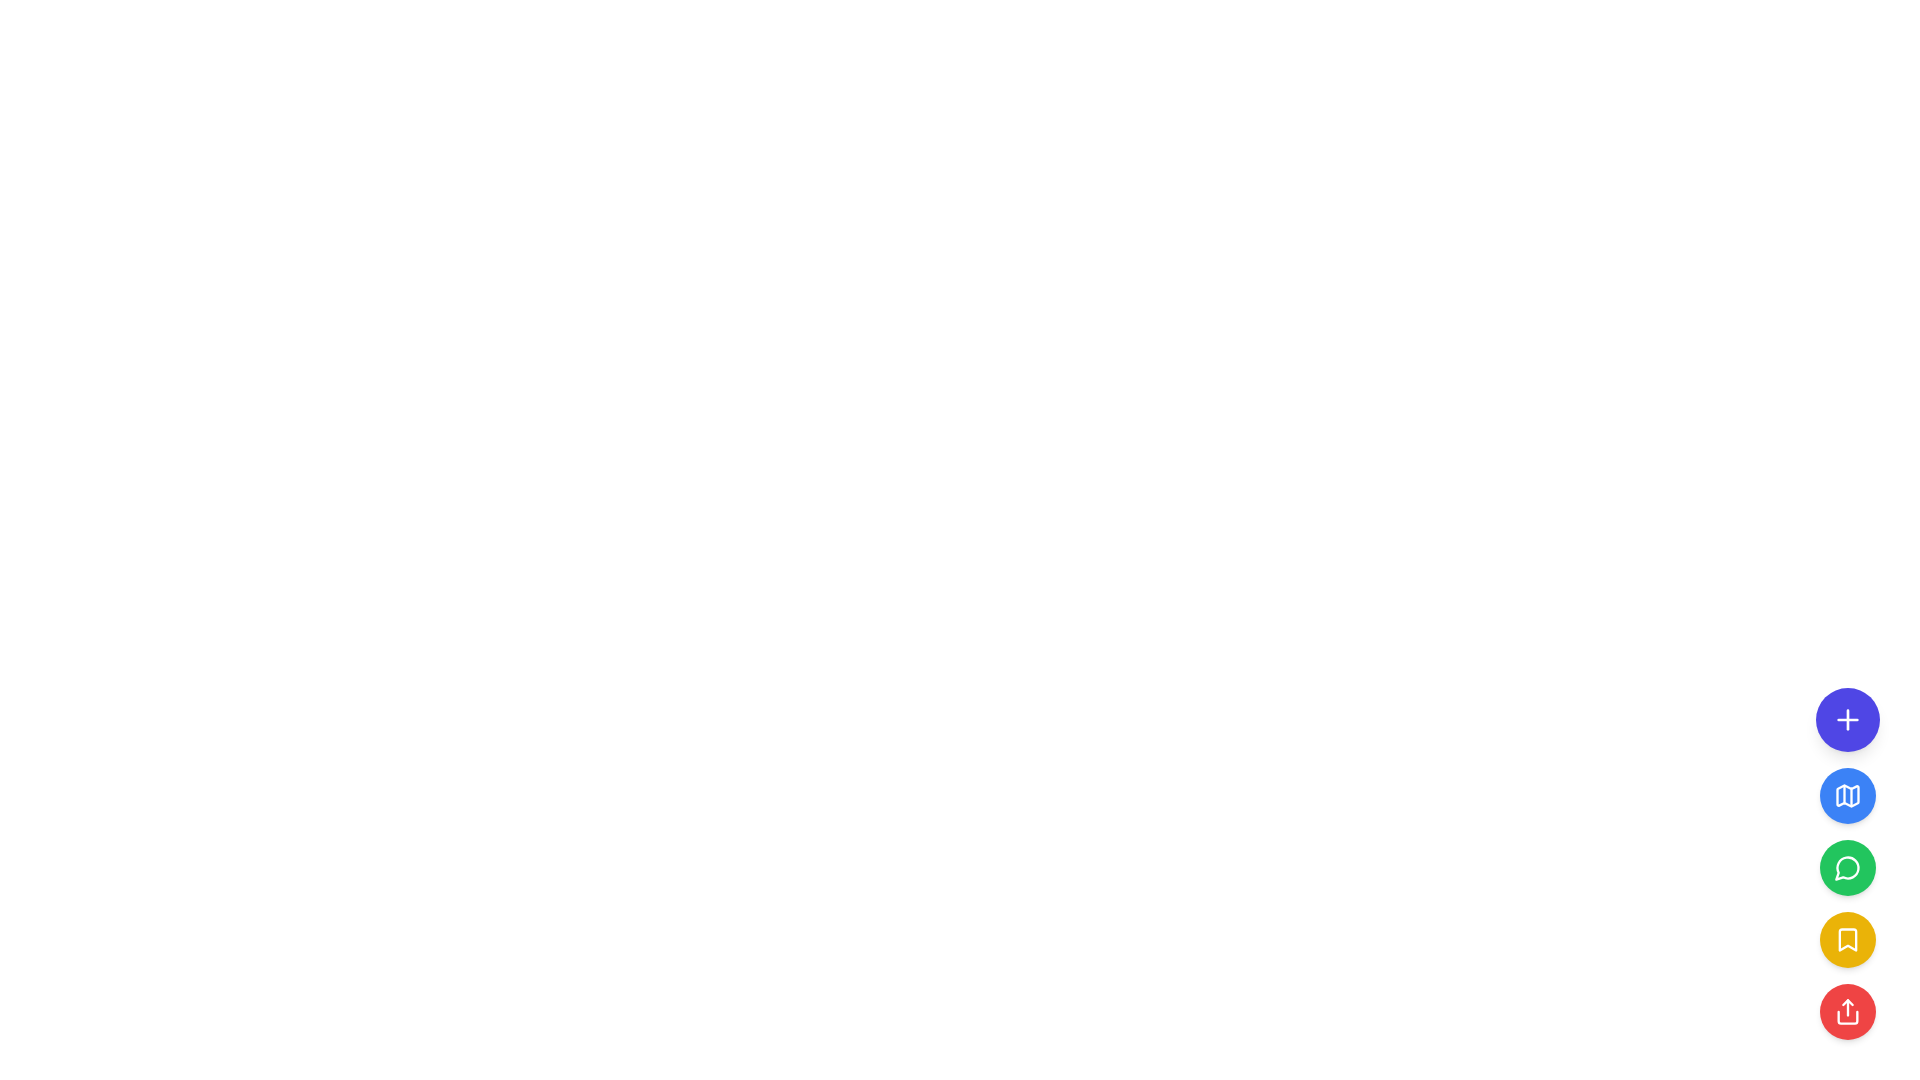 This screenshot has width=1920, height=1080. Describe the element at coordinates (1847, 940) in the screenshot. I see `the circular yellow button with a white bookmark icon` at that location.